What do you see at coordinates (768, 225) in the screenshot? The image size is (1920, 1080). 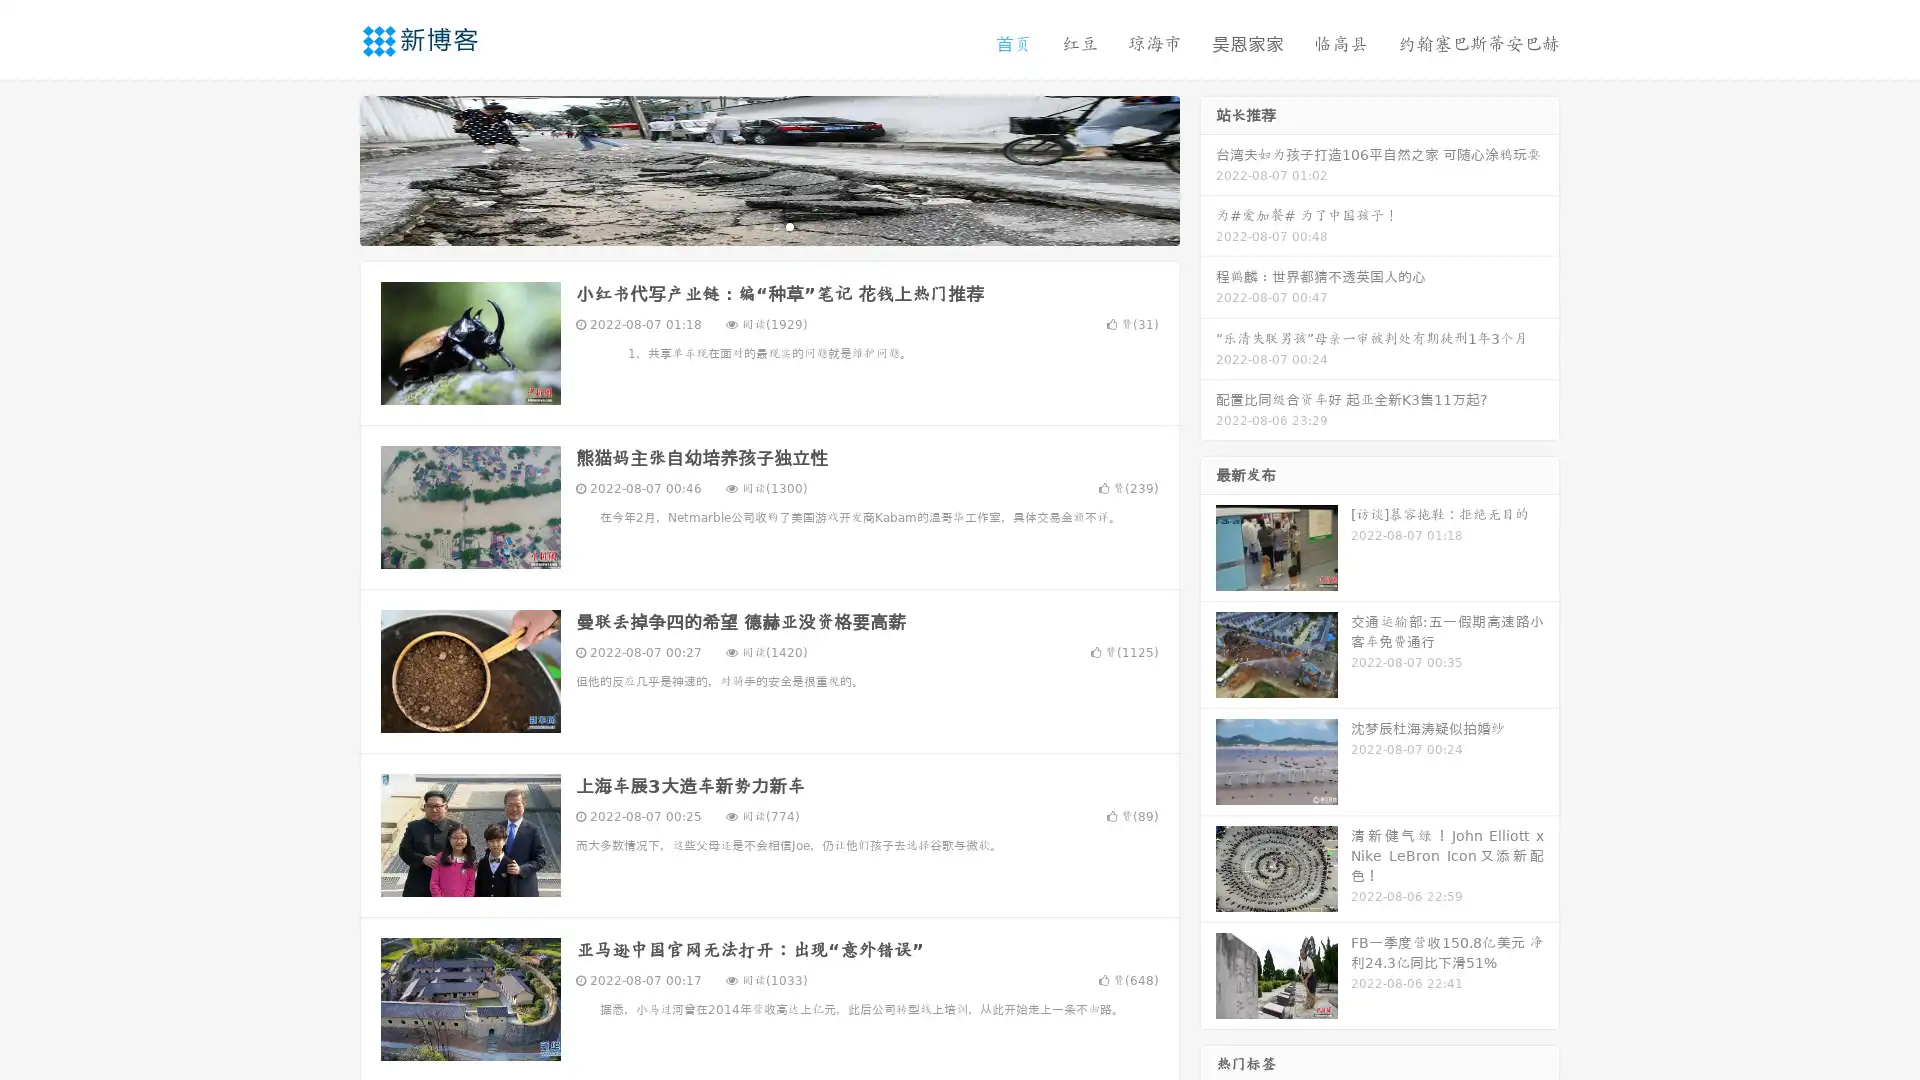 I see `Go to slide 2` at bounding box center [768, 225].